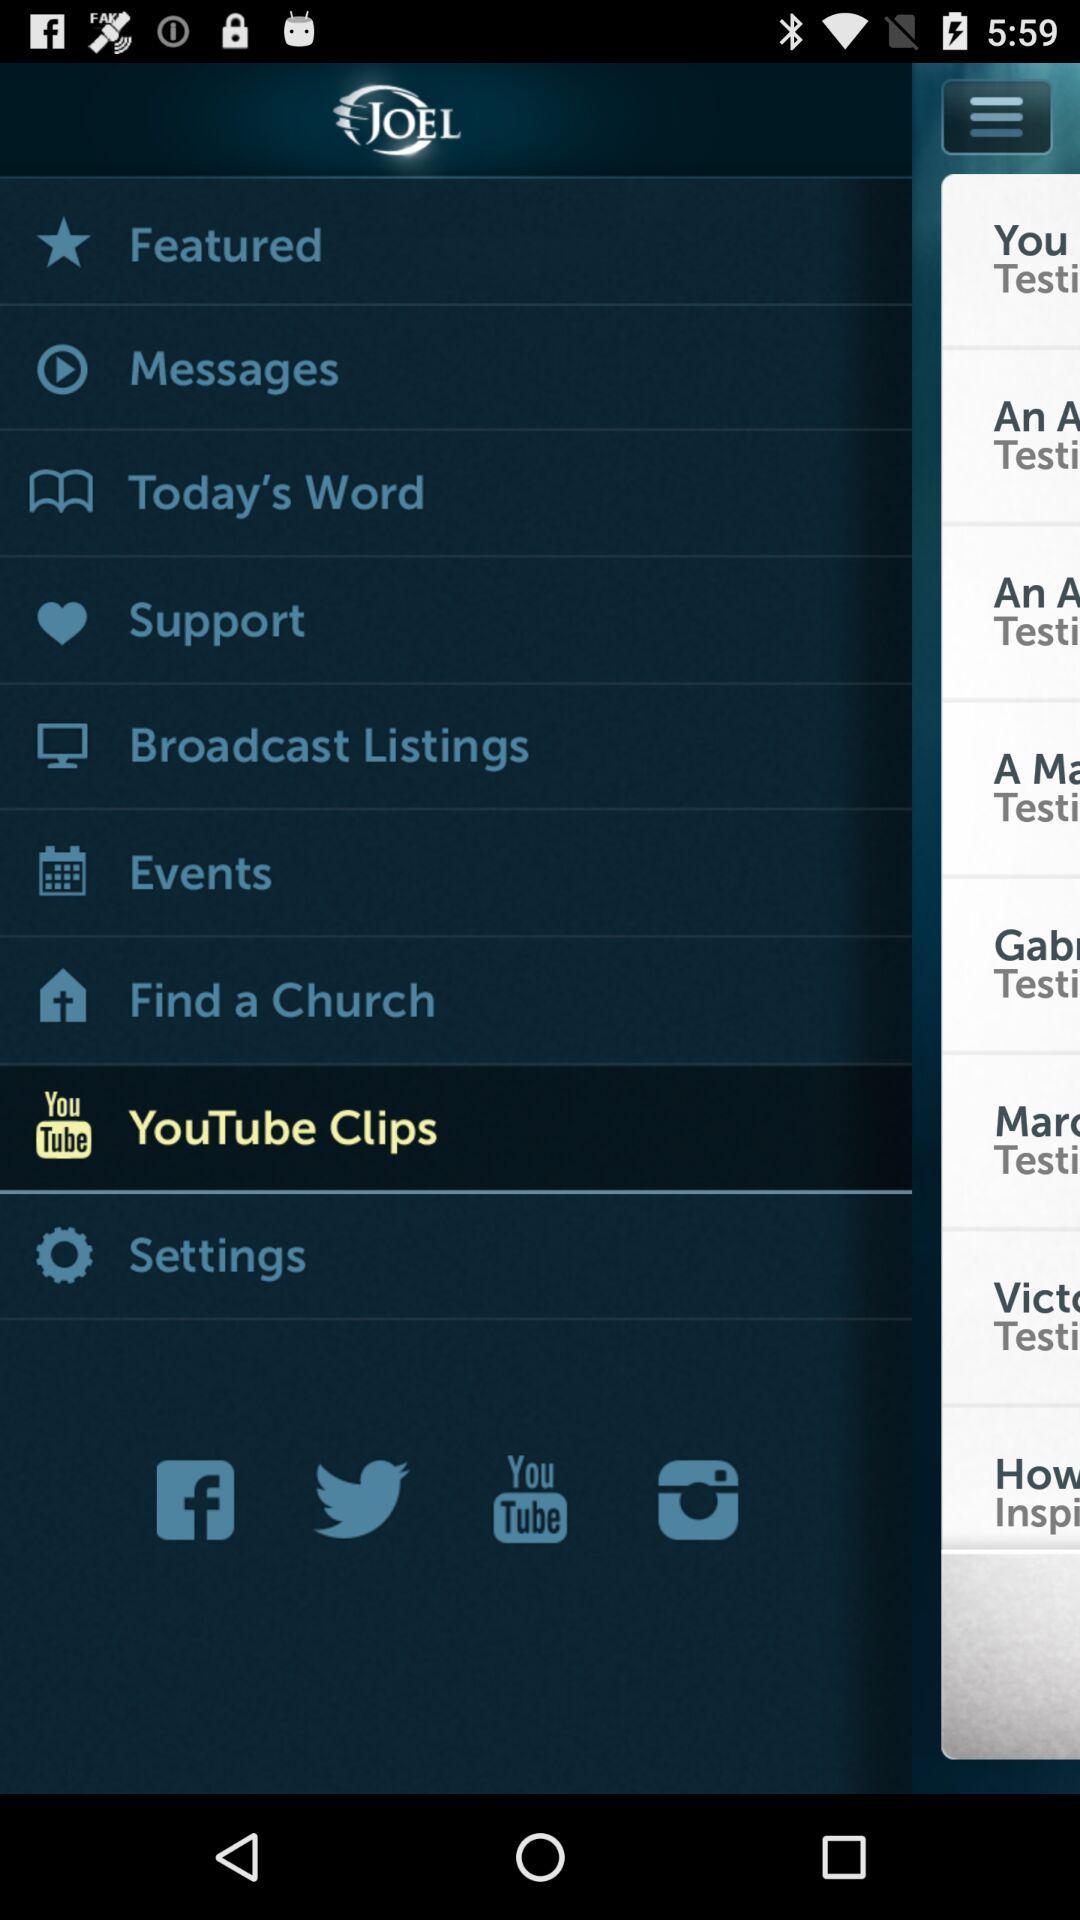  I want to click on lists of broadcasts, so click(455, 746).